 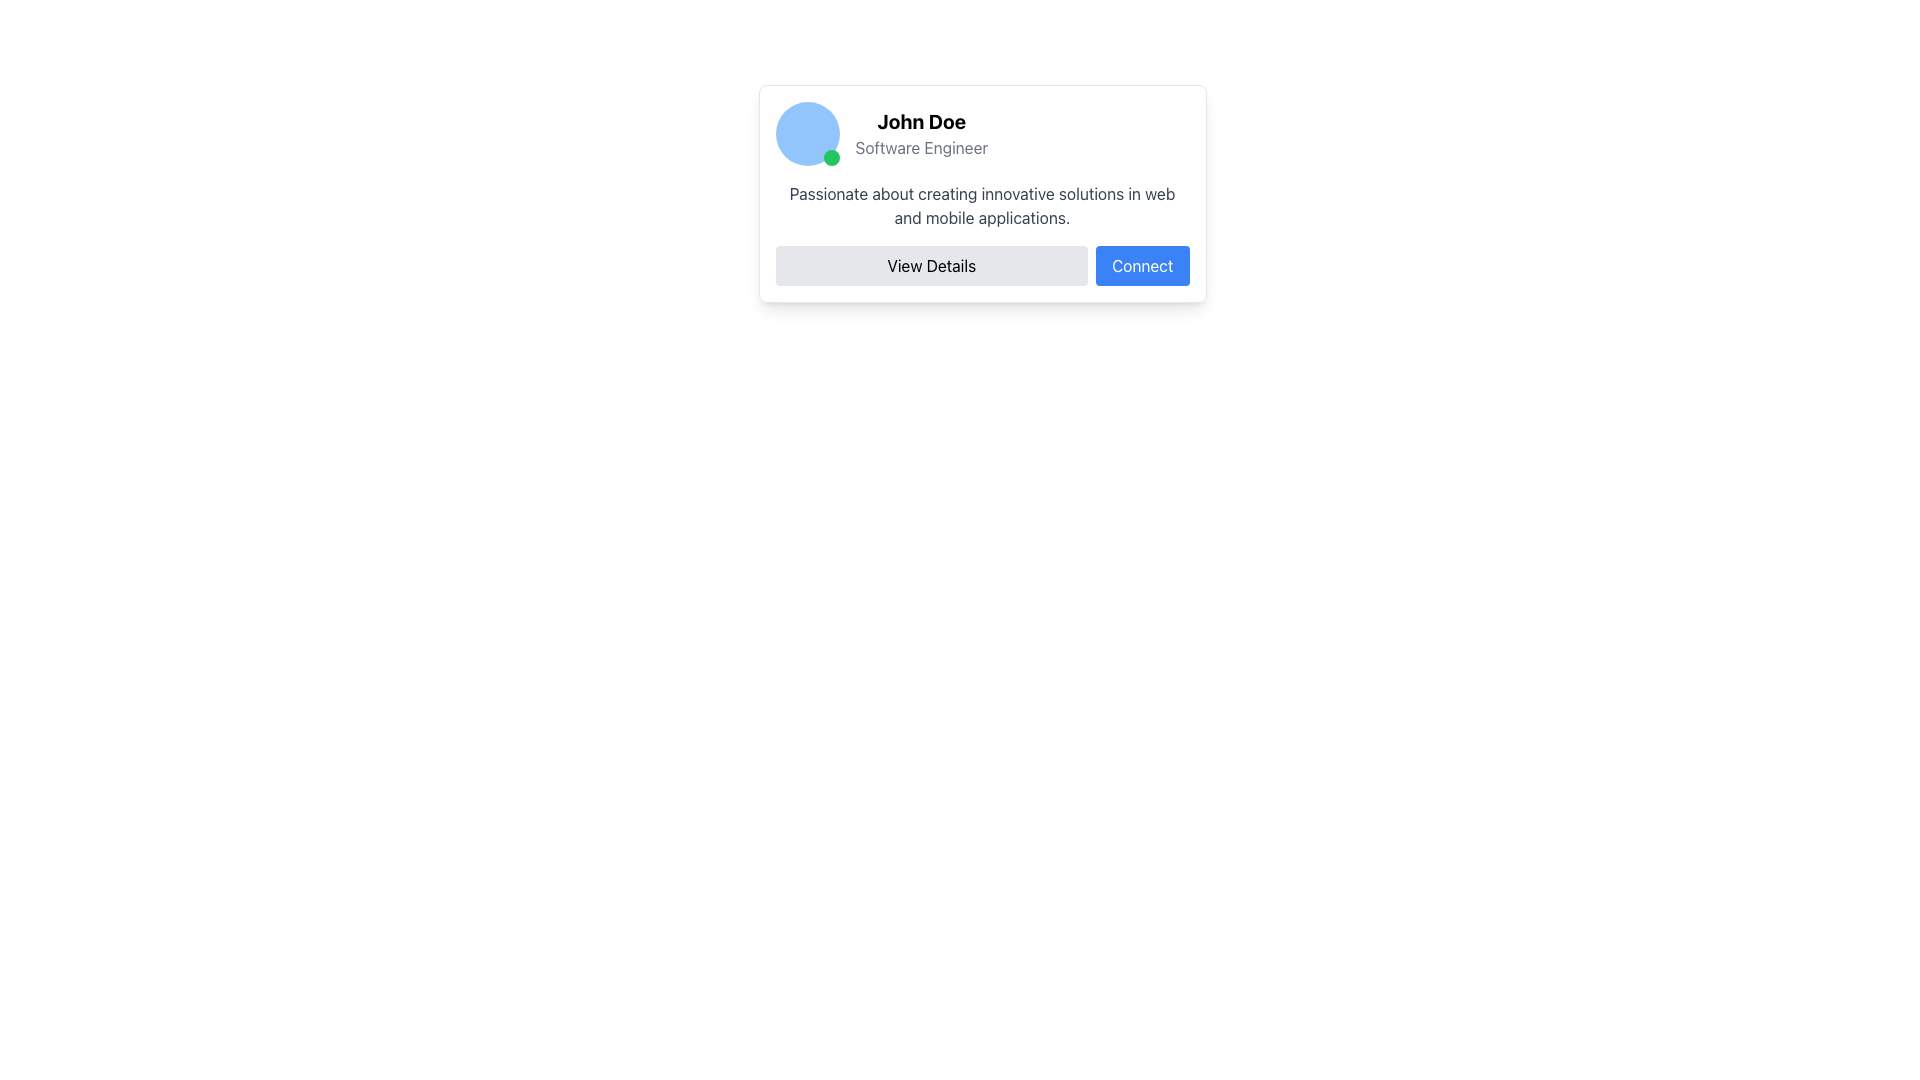 I want to click on the text label displaying 'John Doe' and 'Software Engineer', which is positioned to the right of the circular avatar image in the upper middle section of the contact card, so click(x=920, y=134).